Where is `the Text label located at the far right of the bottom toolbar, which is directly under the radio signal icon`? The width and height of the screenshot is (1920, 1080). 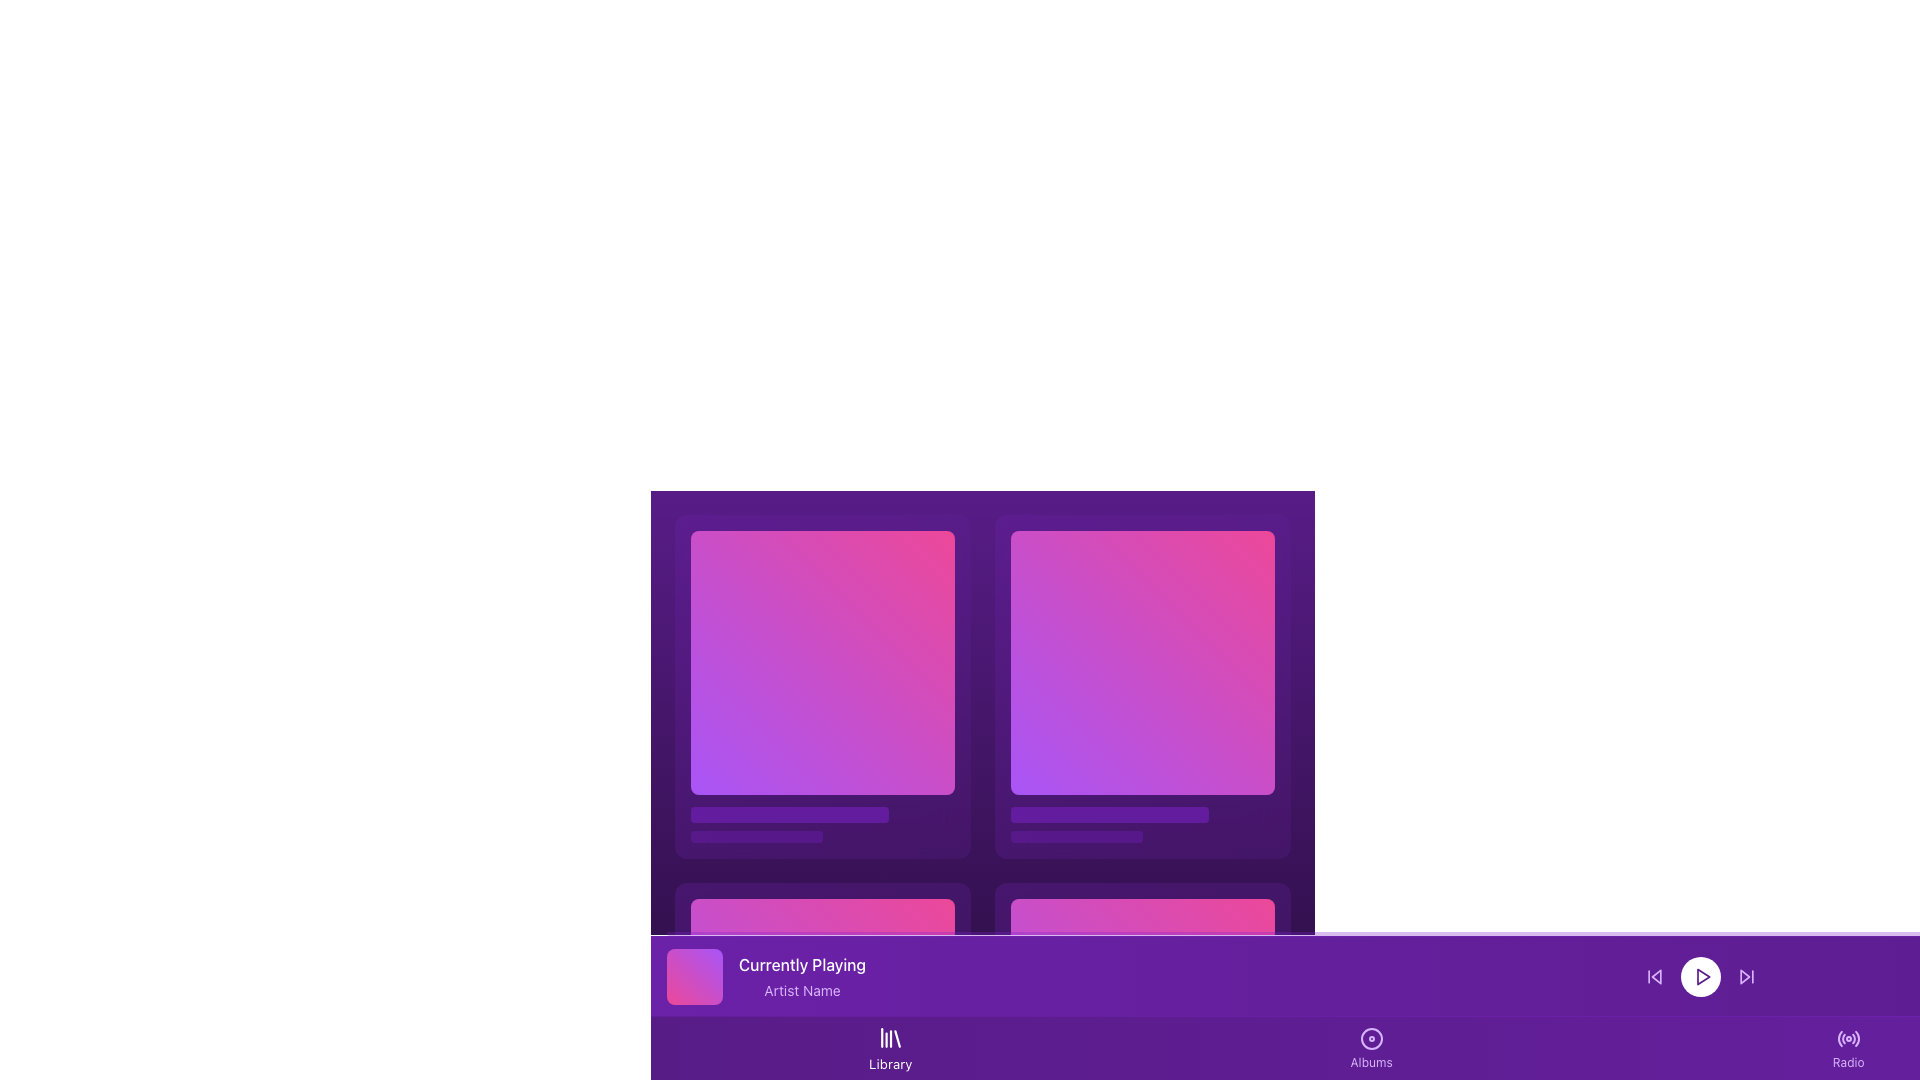
the Text label located at the far right of the bottom toolbar, which is directly under the radio signal icon is located at coordinates (1847, 1061).